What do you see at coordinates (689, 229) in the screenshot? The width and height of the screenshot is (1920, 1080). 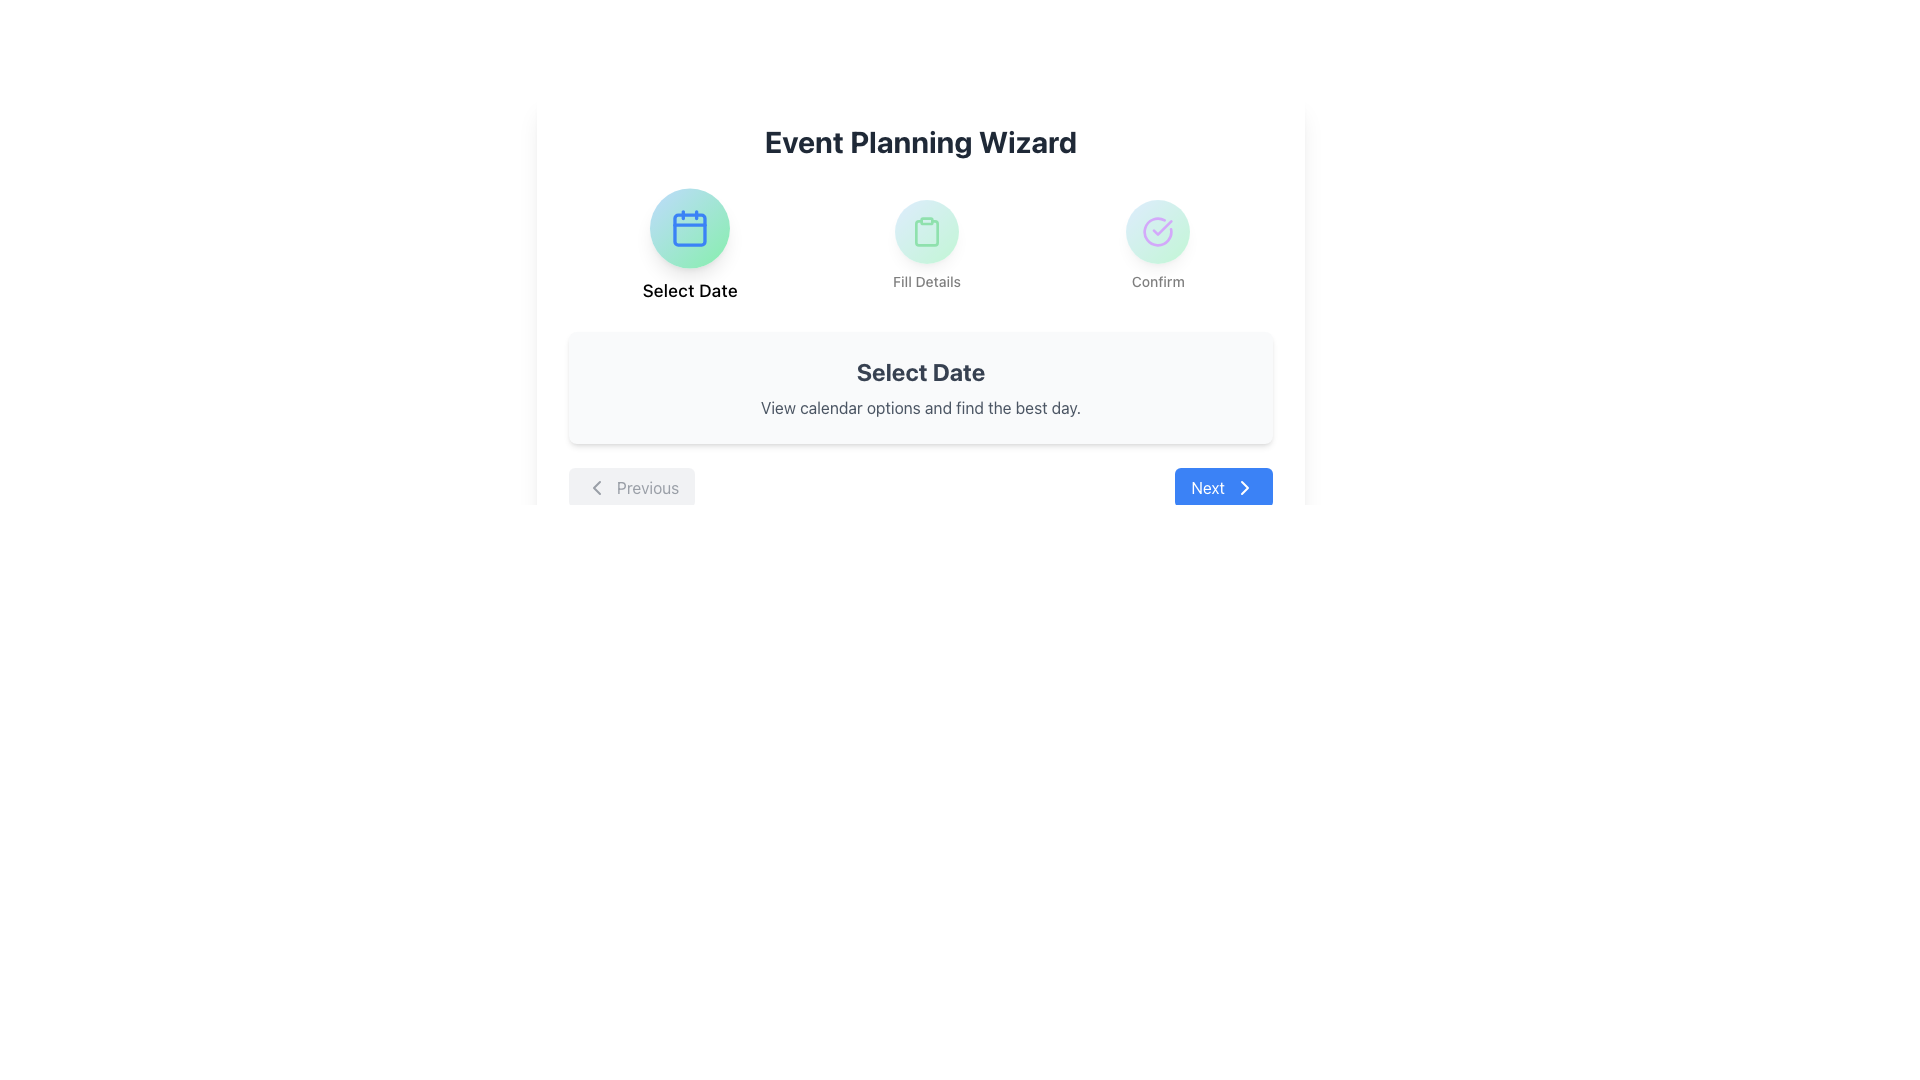 I see `the decorative graphical element that visually represents the calendar day selection in the UI, located inside the calendar icon to the left of the 'Event Planning Wizard' heading` at bounding box center [689, 229].